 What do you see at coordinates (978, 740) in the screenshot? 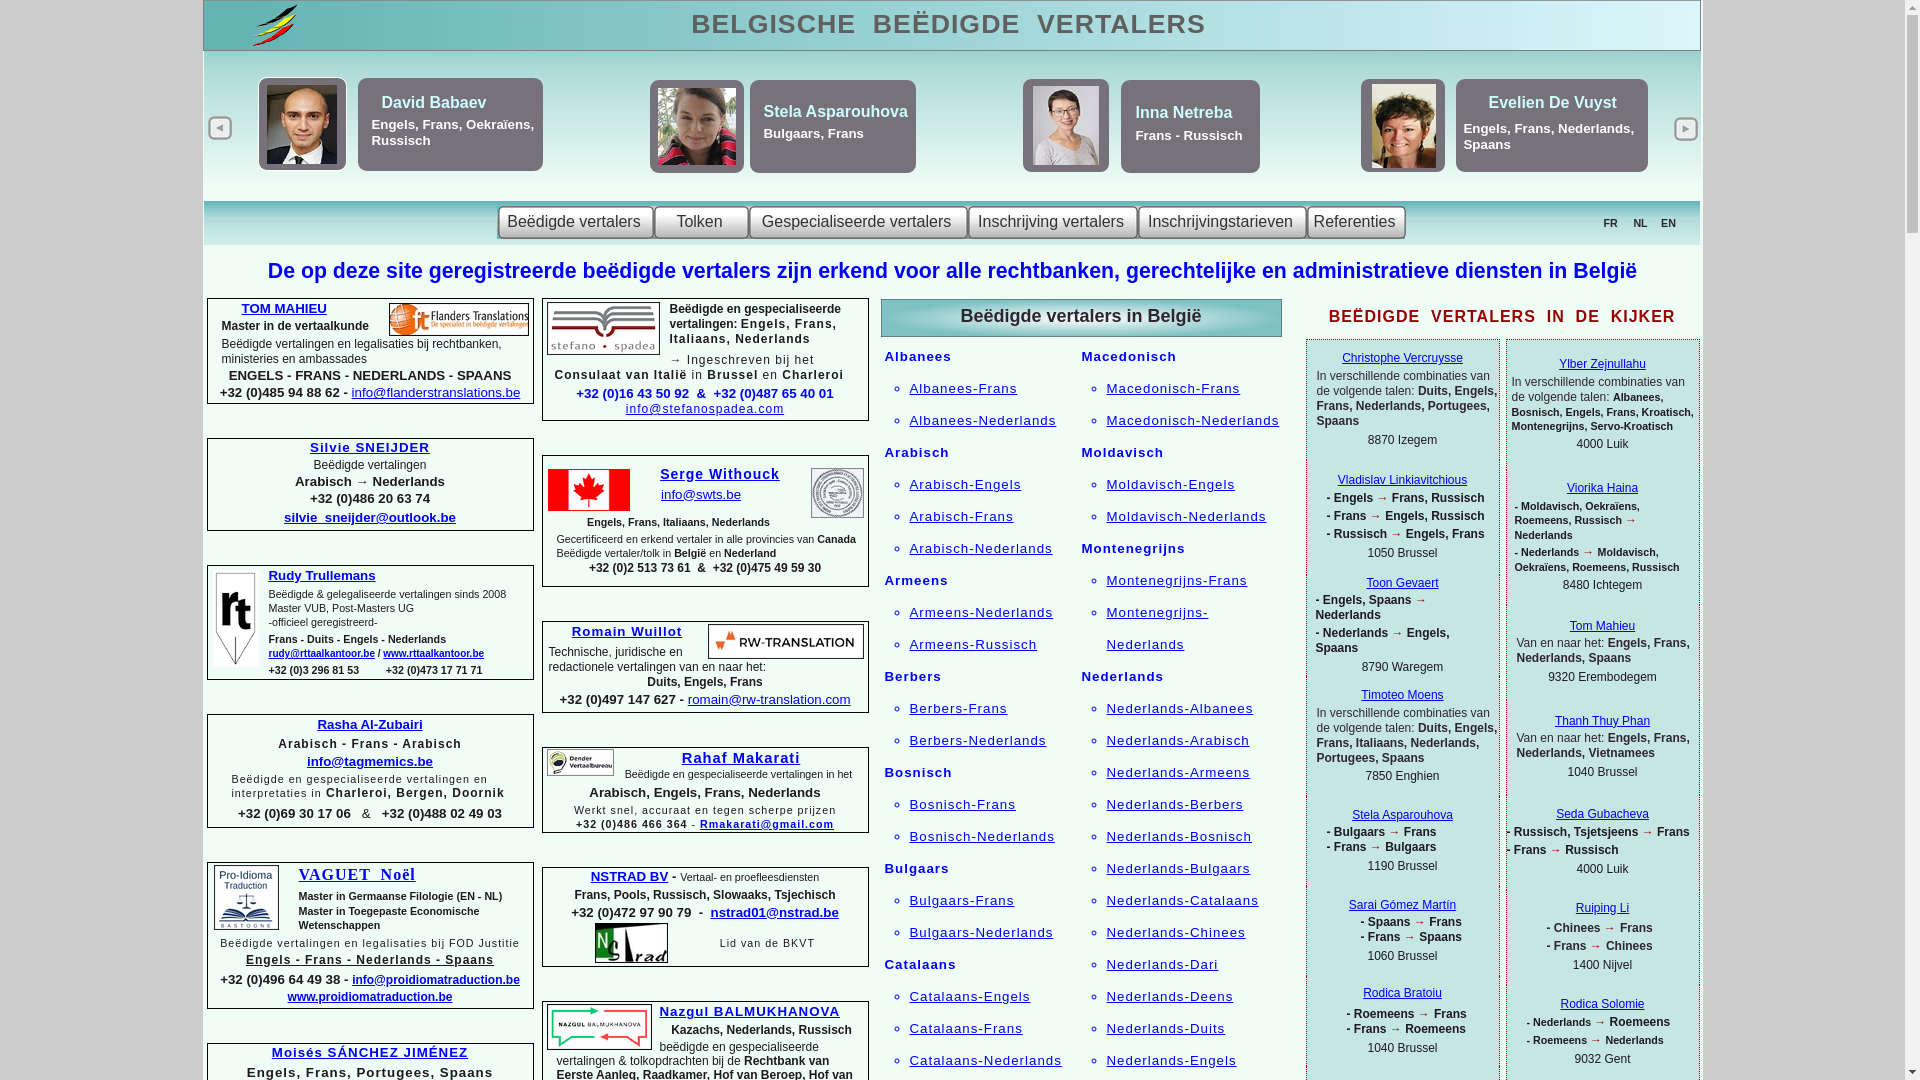
I see `'Berbers-Nederlands'` at bounding box center [978, 740].